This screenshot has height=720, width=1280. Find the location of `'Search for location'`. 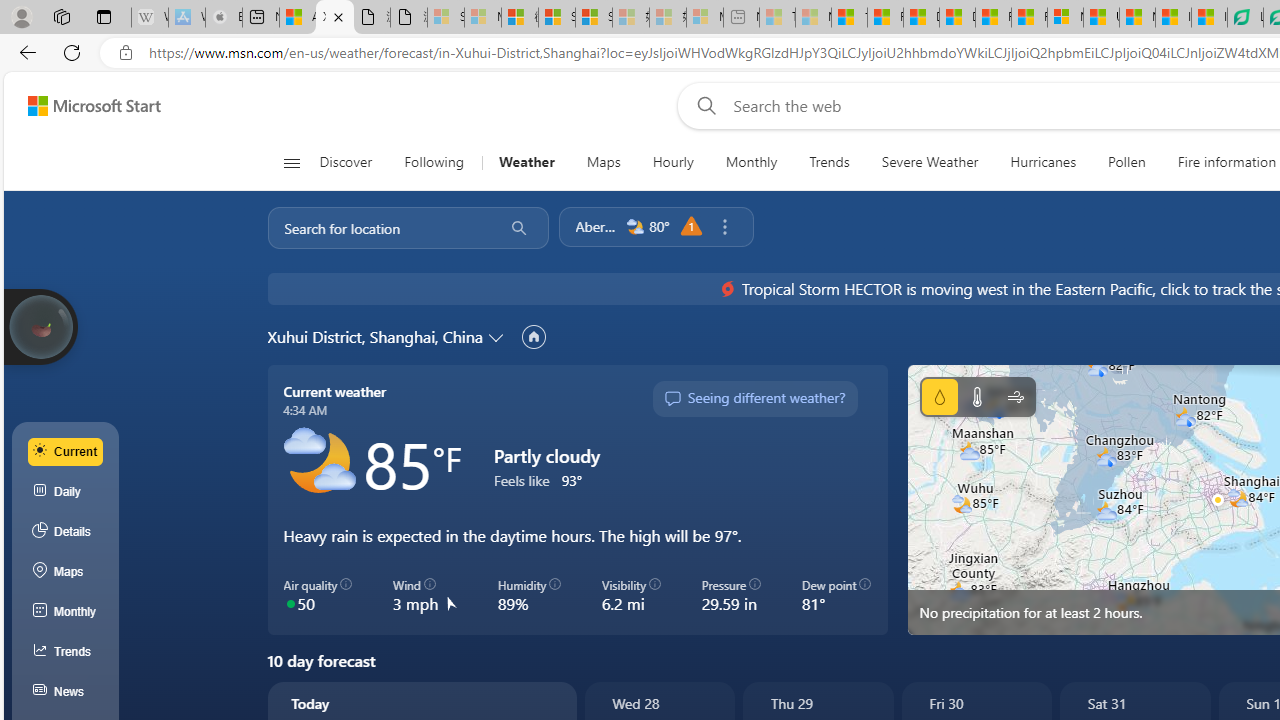

'Search for location' is located at coordinates (379, 226).